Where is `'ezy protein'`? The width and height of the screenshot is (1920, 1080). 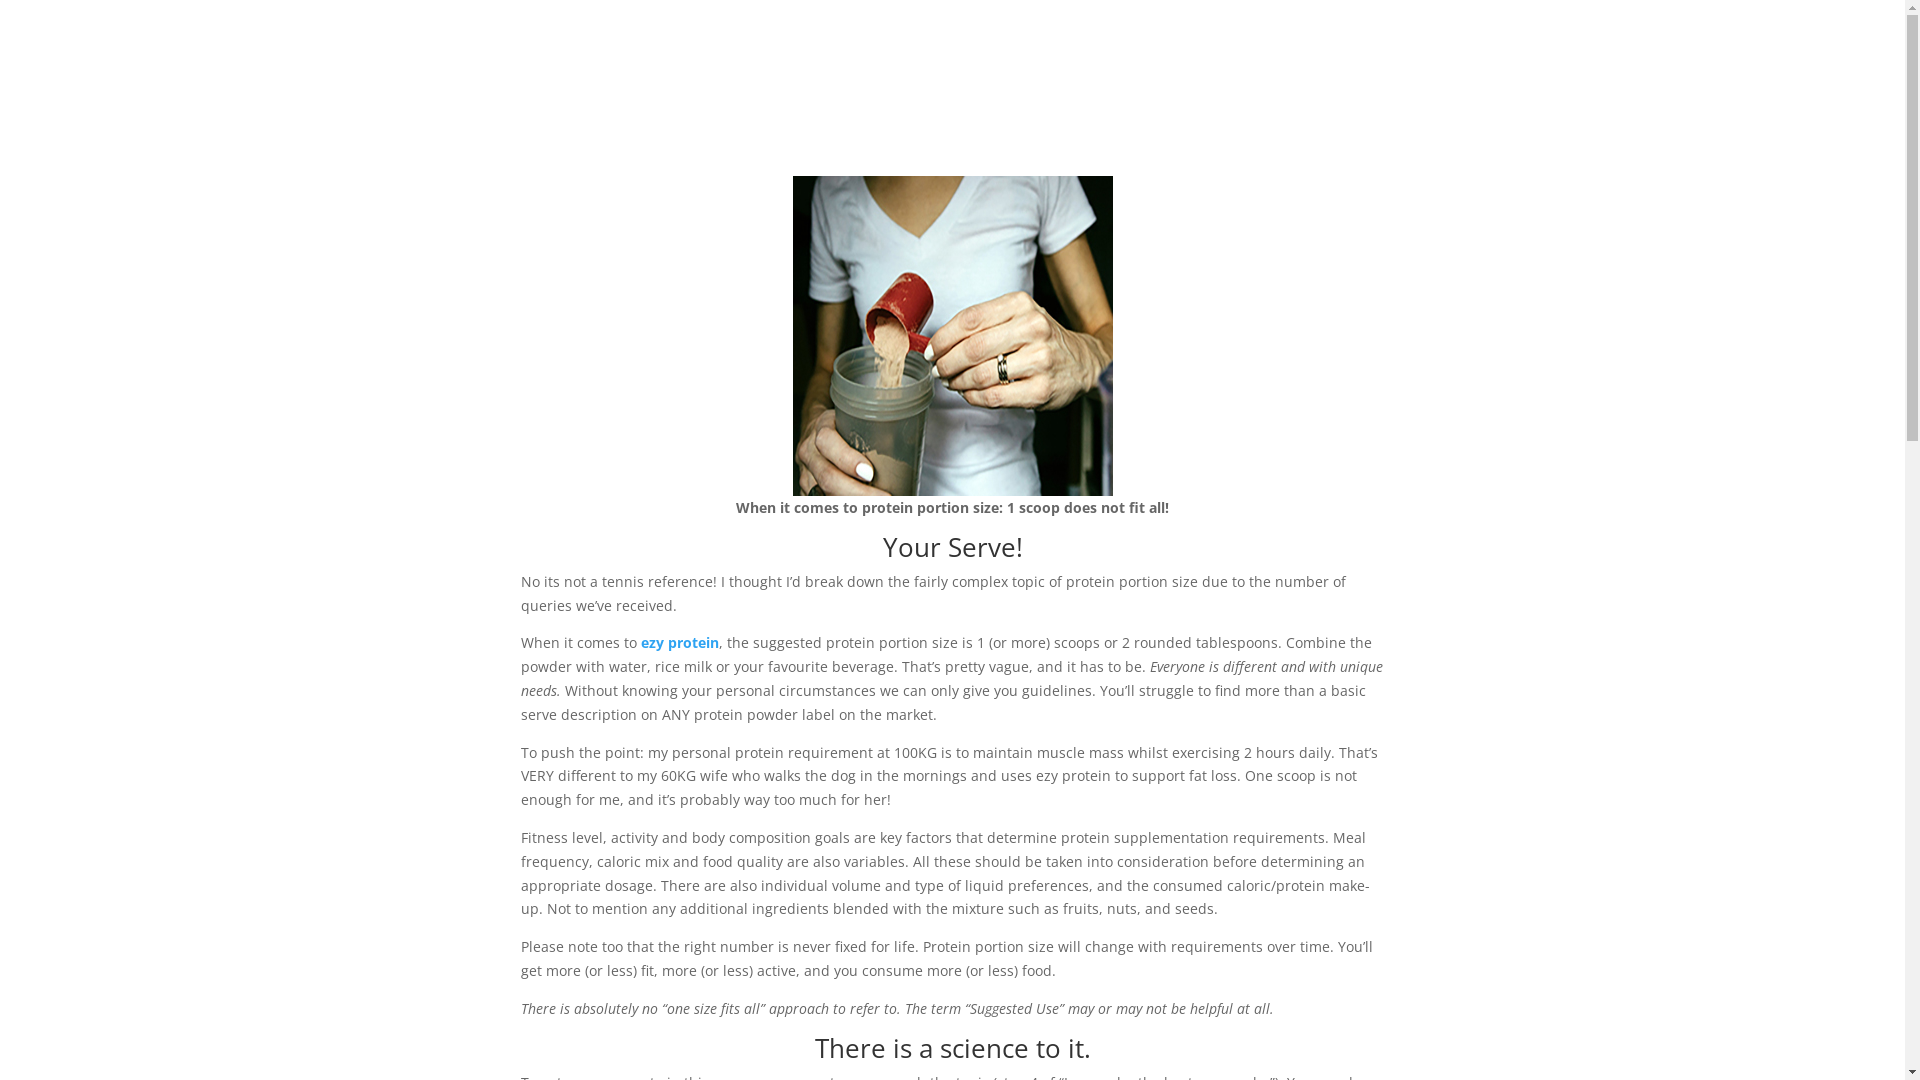
'ezy protein' is located at coordinates (678, 642).